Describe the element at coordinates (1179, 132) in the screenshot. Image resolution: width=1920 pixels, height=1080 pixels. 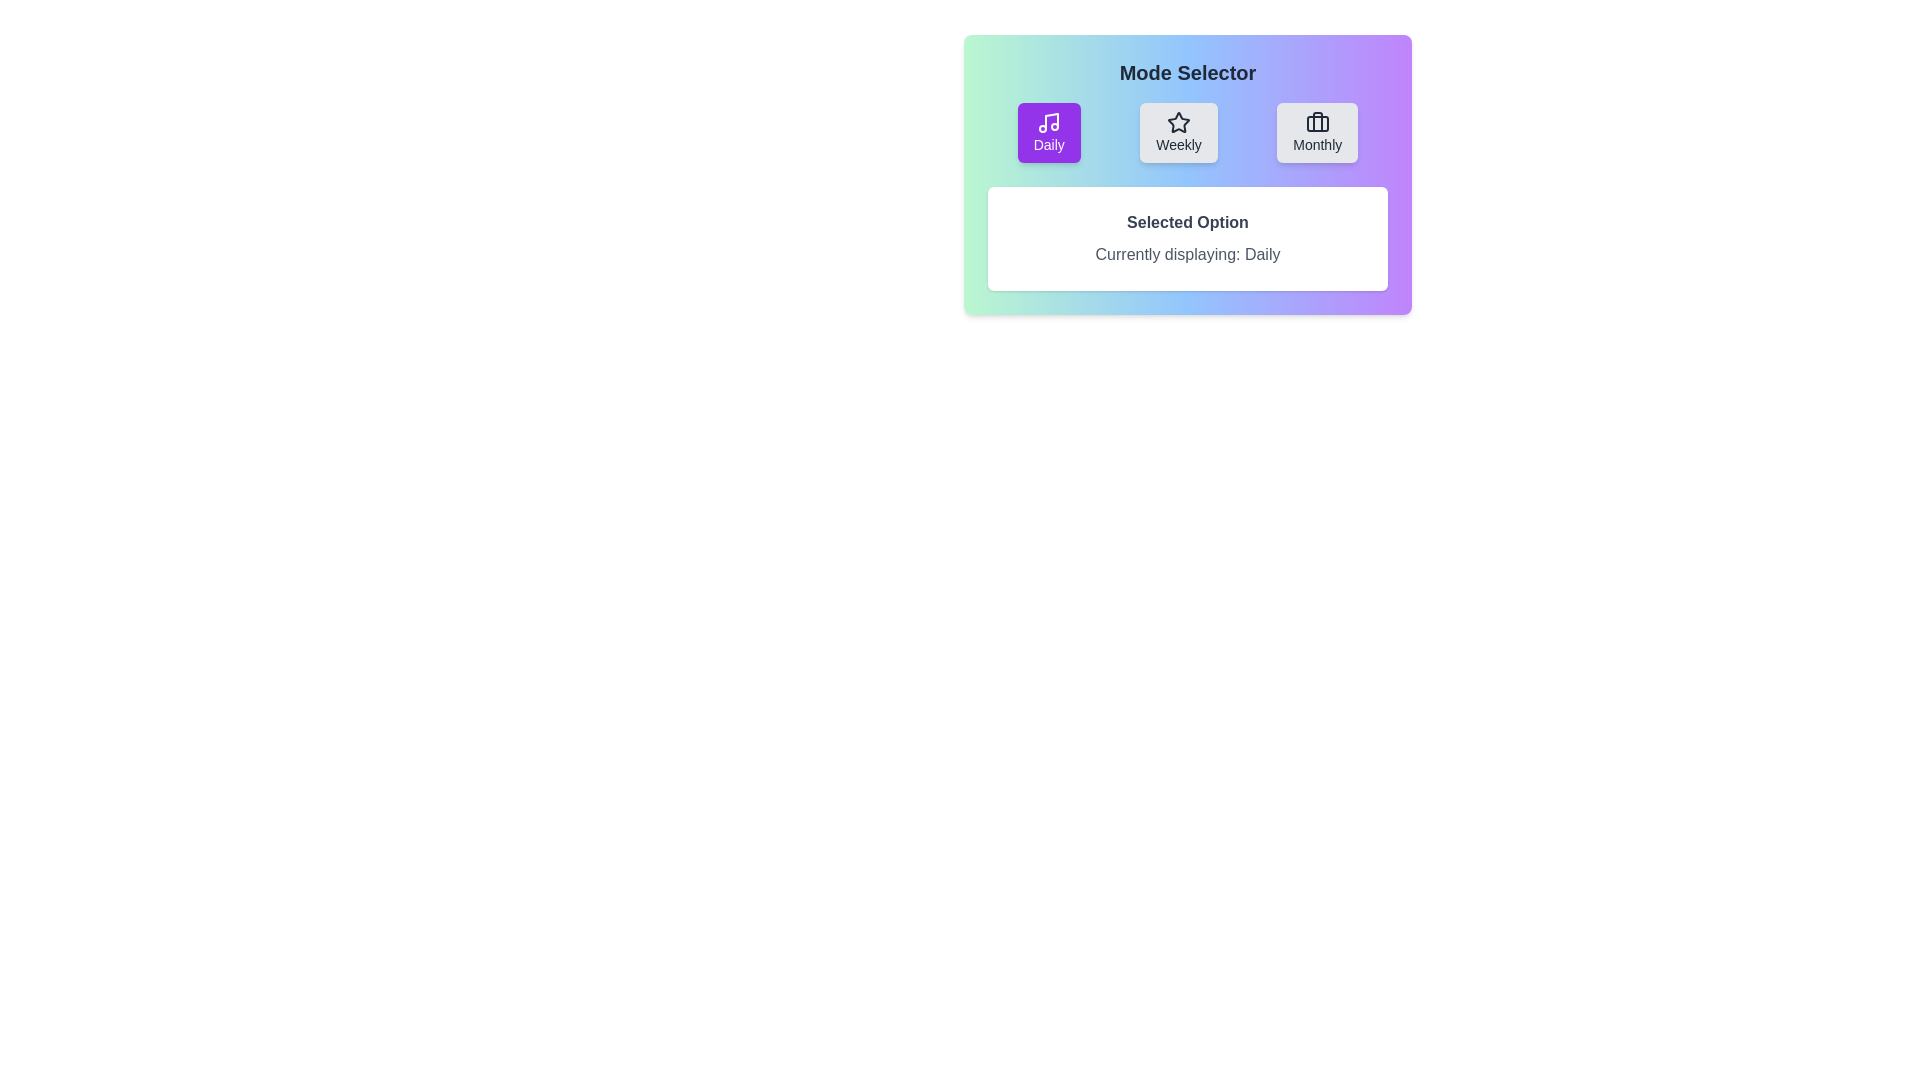
I see `the 'Weekly' button with a star icon` at that location.